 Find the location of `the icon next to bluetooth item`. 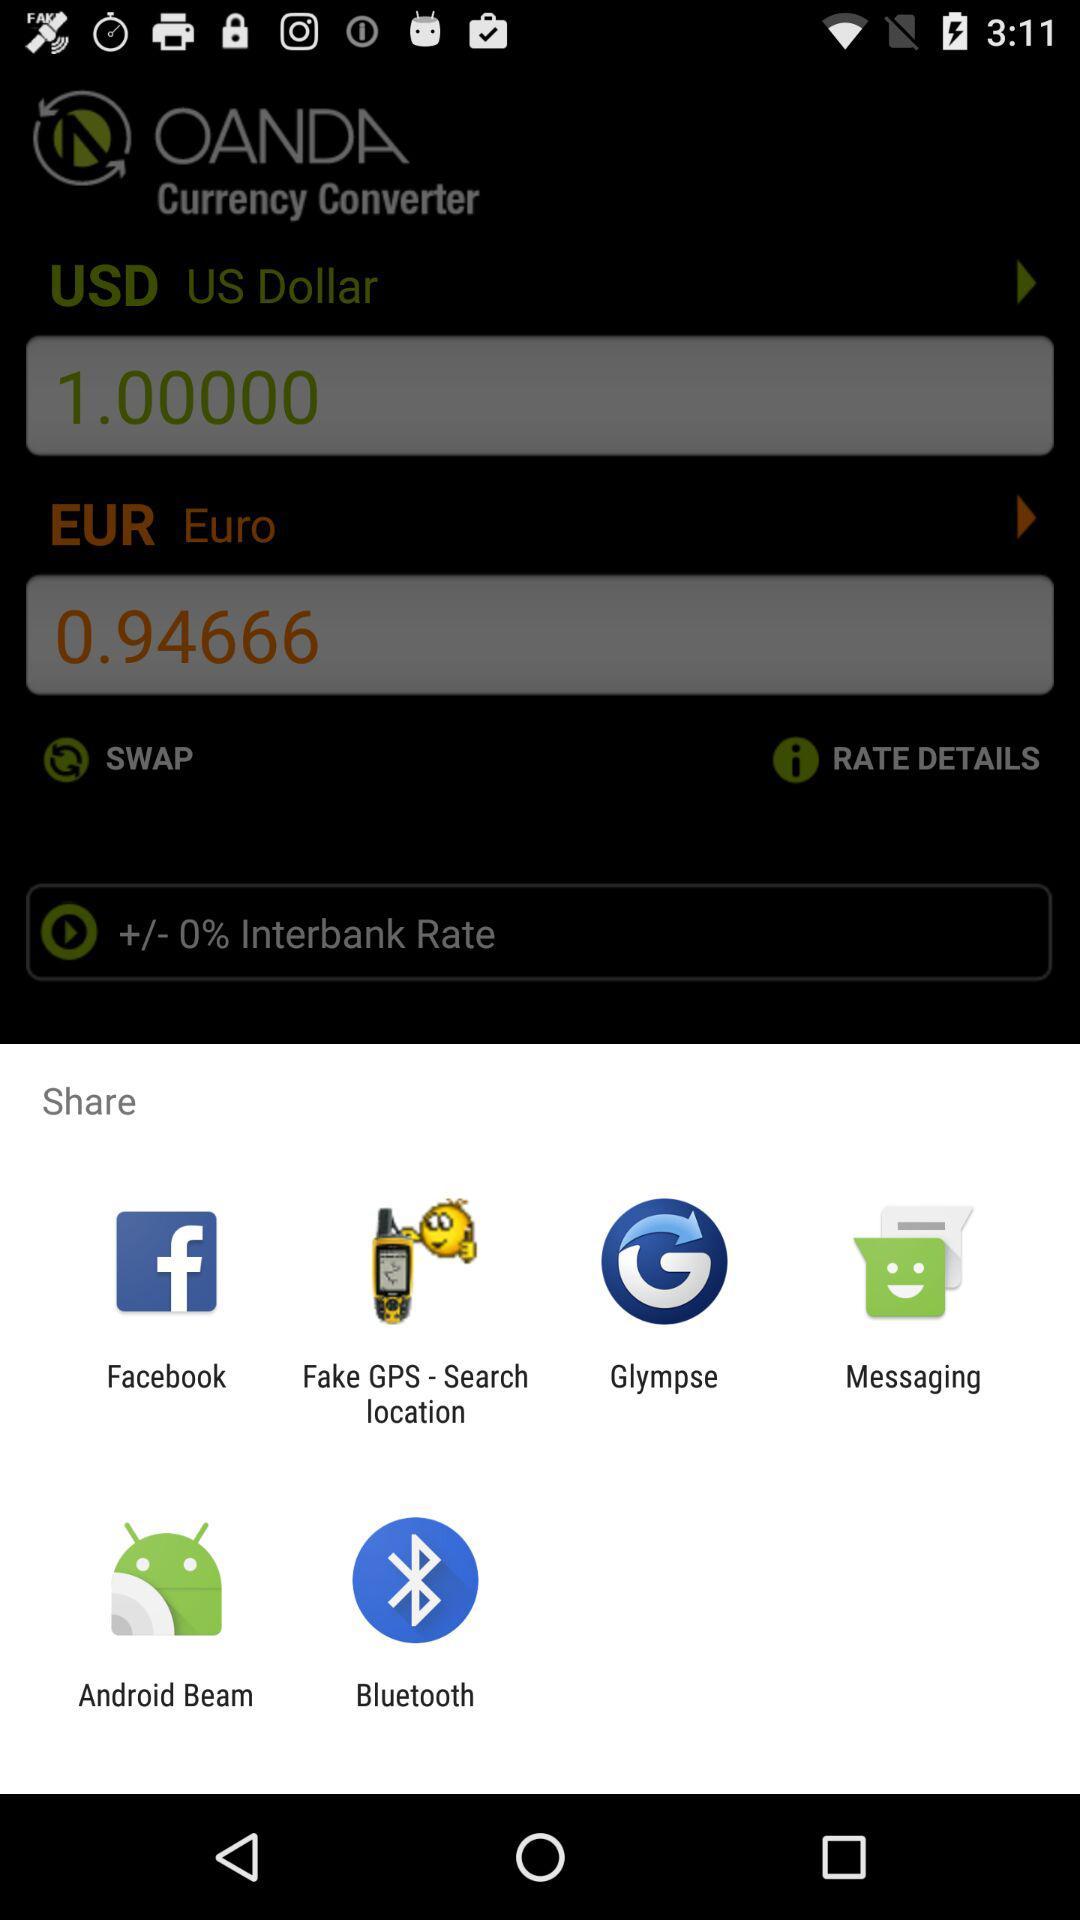

the icon next to bluetooth item is located at coordinates (165, 1711).